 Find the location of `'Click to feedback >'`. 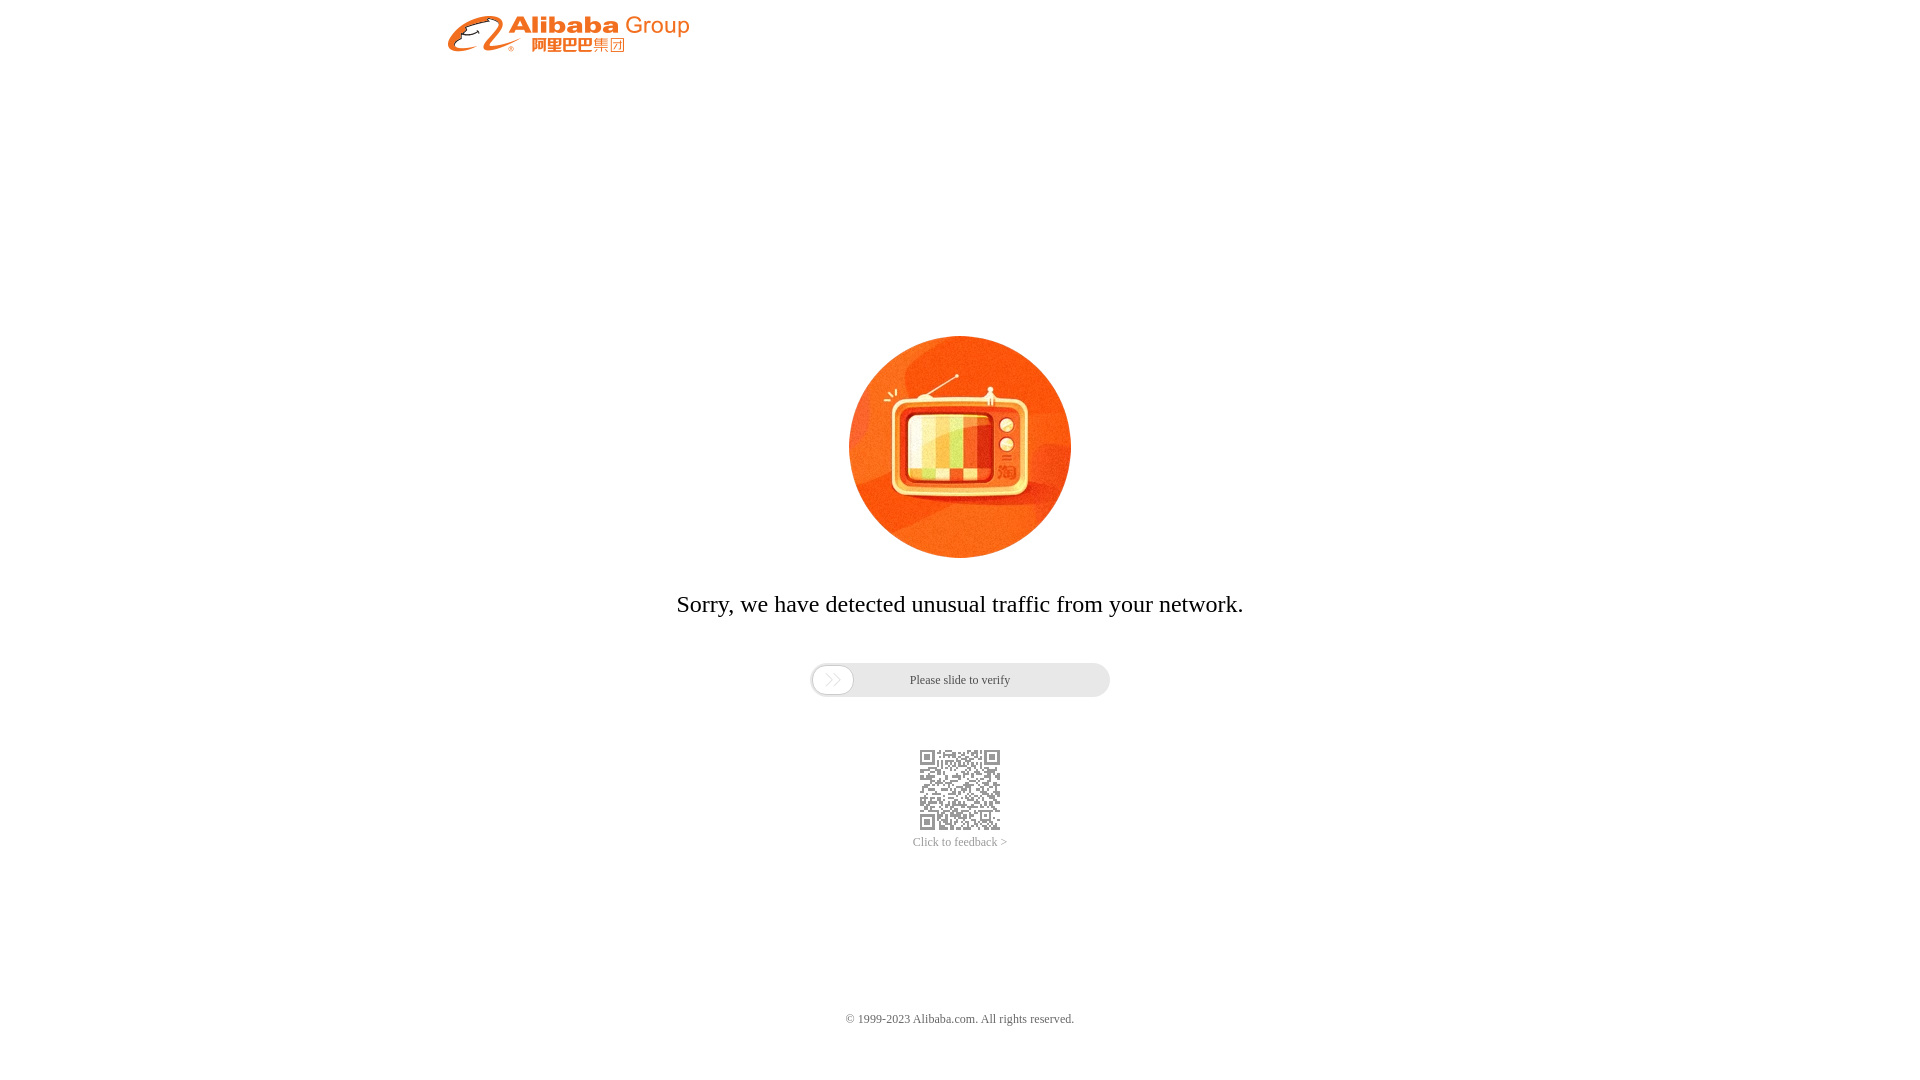

'Click to feedback >' is located at coordinates (960, 842).